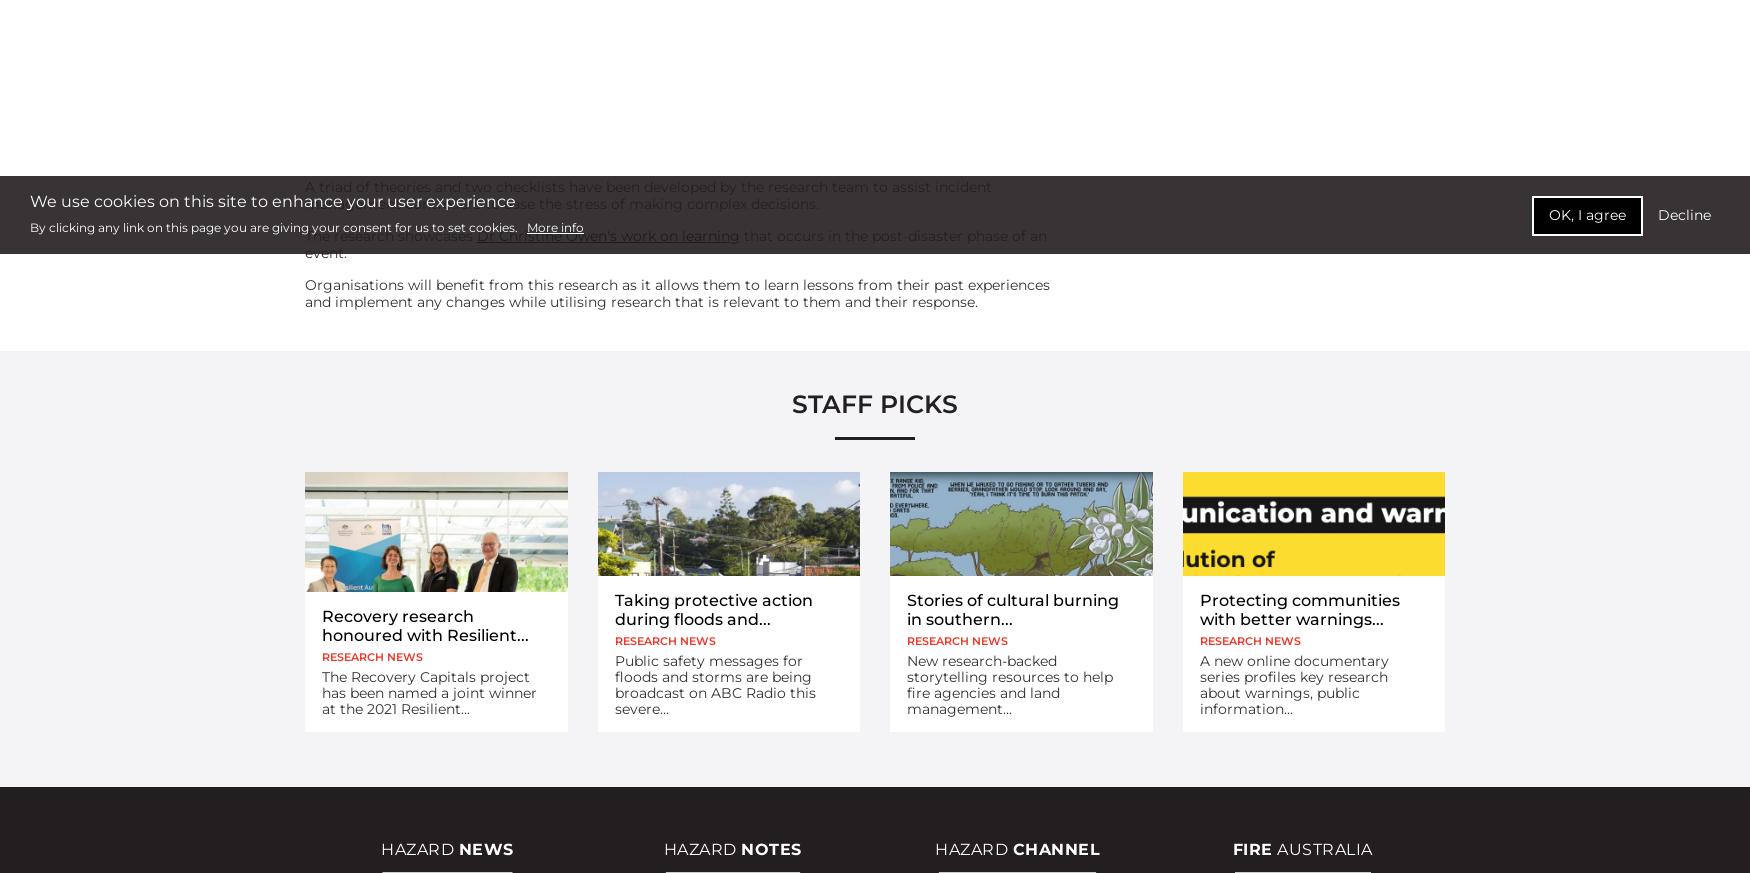  What do you see at coordinates (273, 226) in the screenshot?
I see `'By clicking any link on this page you are giving your consent for us to set cookies.'` at bounding box center [273, 226].